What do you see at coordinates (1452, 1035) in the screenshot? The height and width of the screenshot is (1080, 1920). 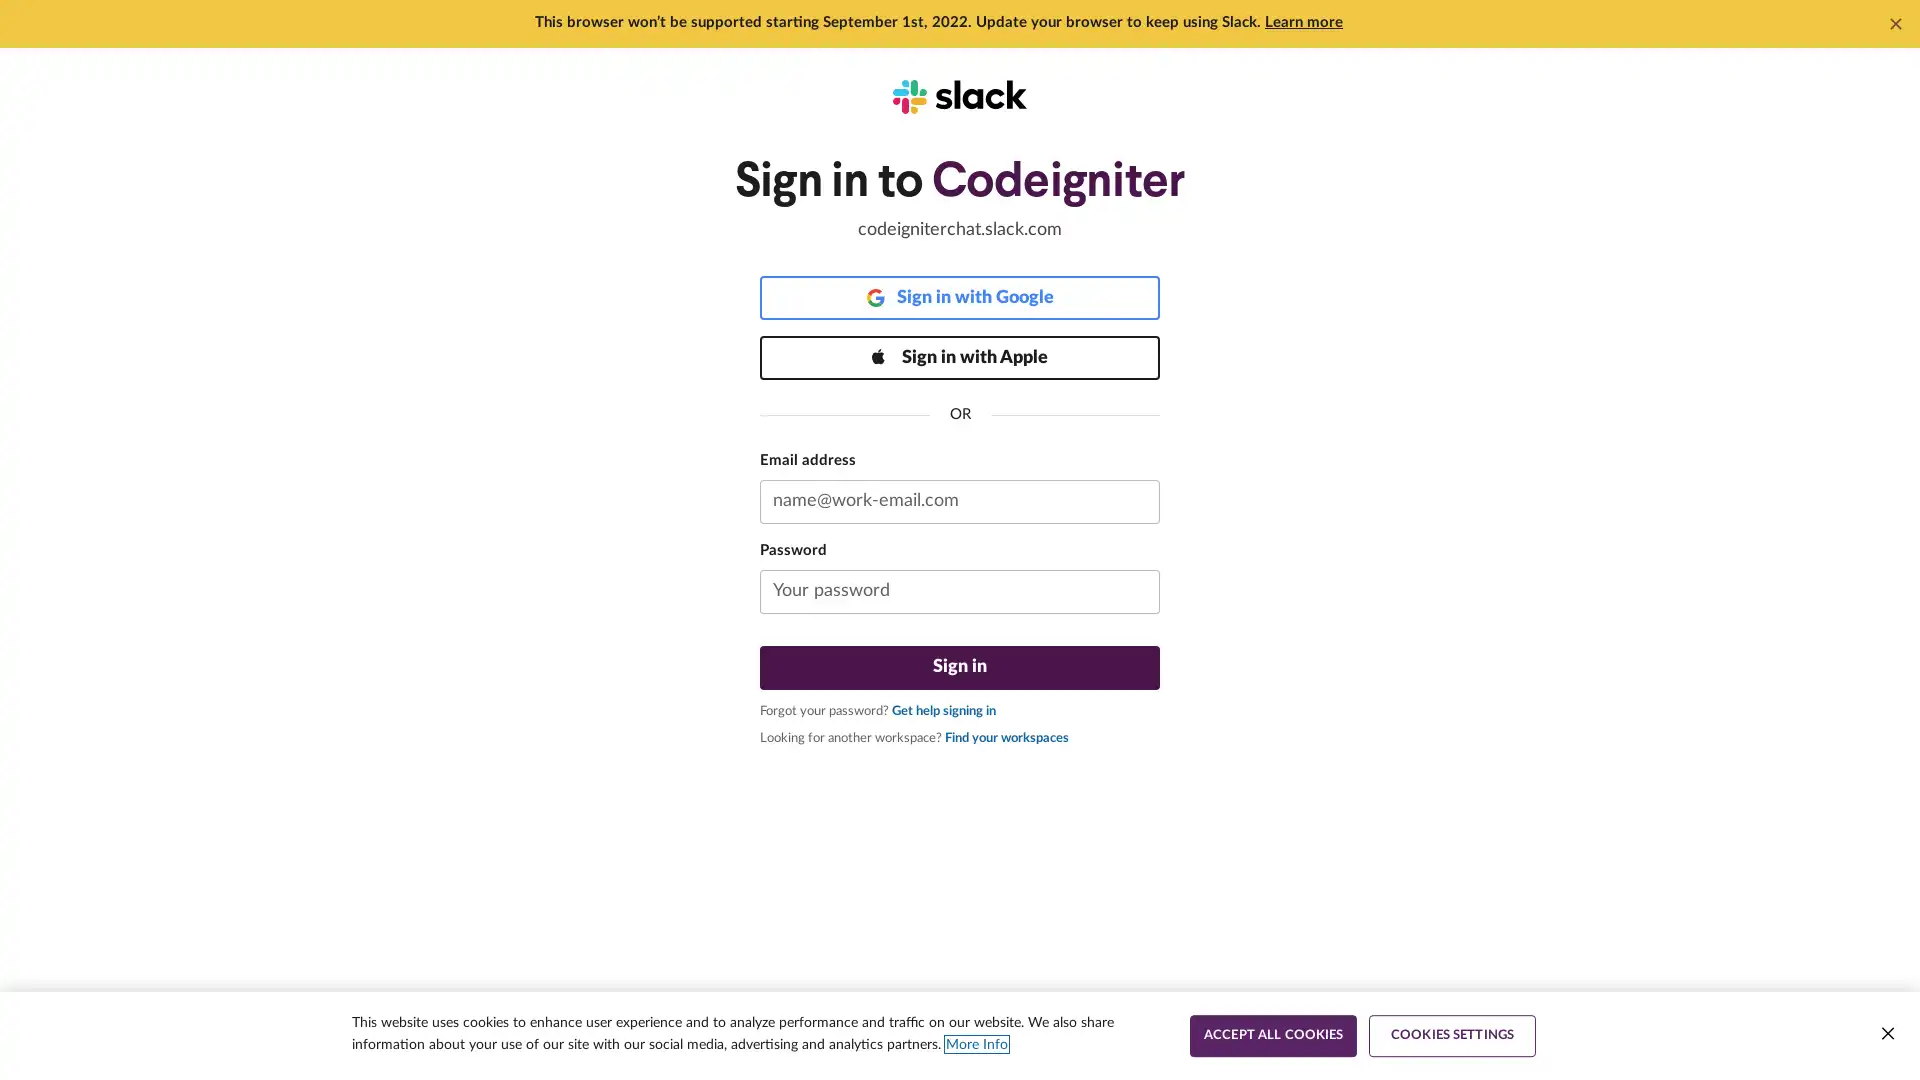 I see `COOKIES SETTINGS` at bounding box center [1452, 1035].